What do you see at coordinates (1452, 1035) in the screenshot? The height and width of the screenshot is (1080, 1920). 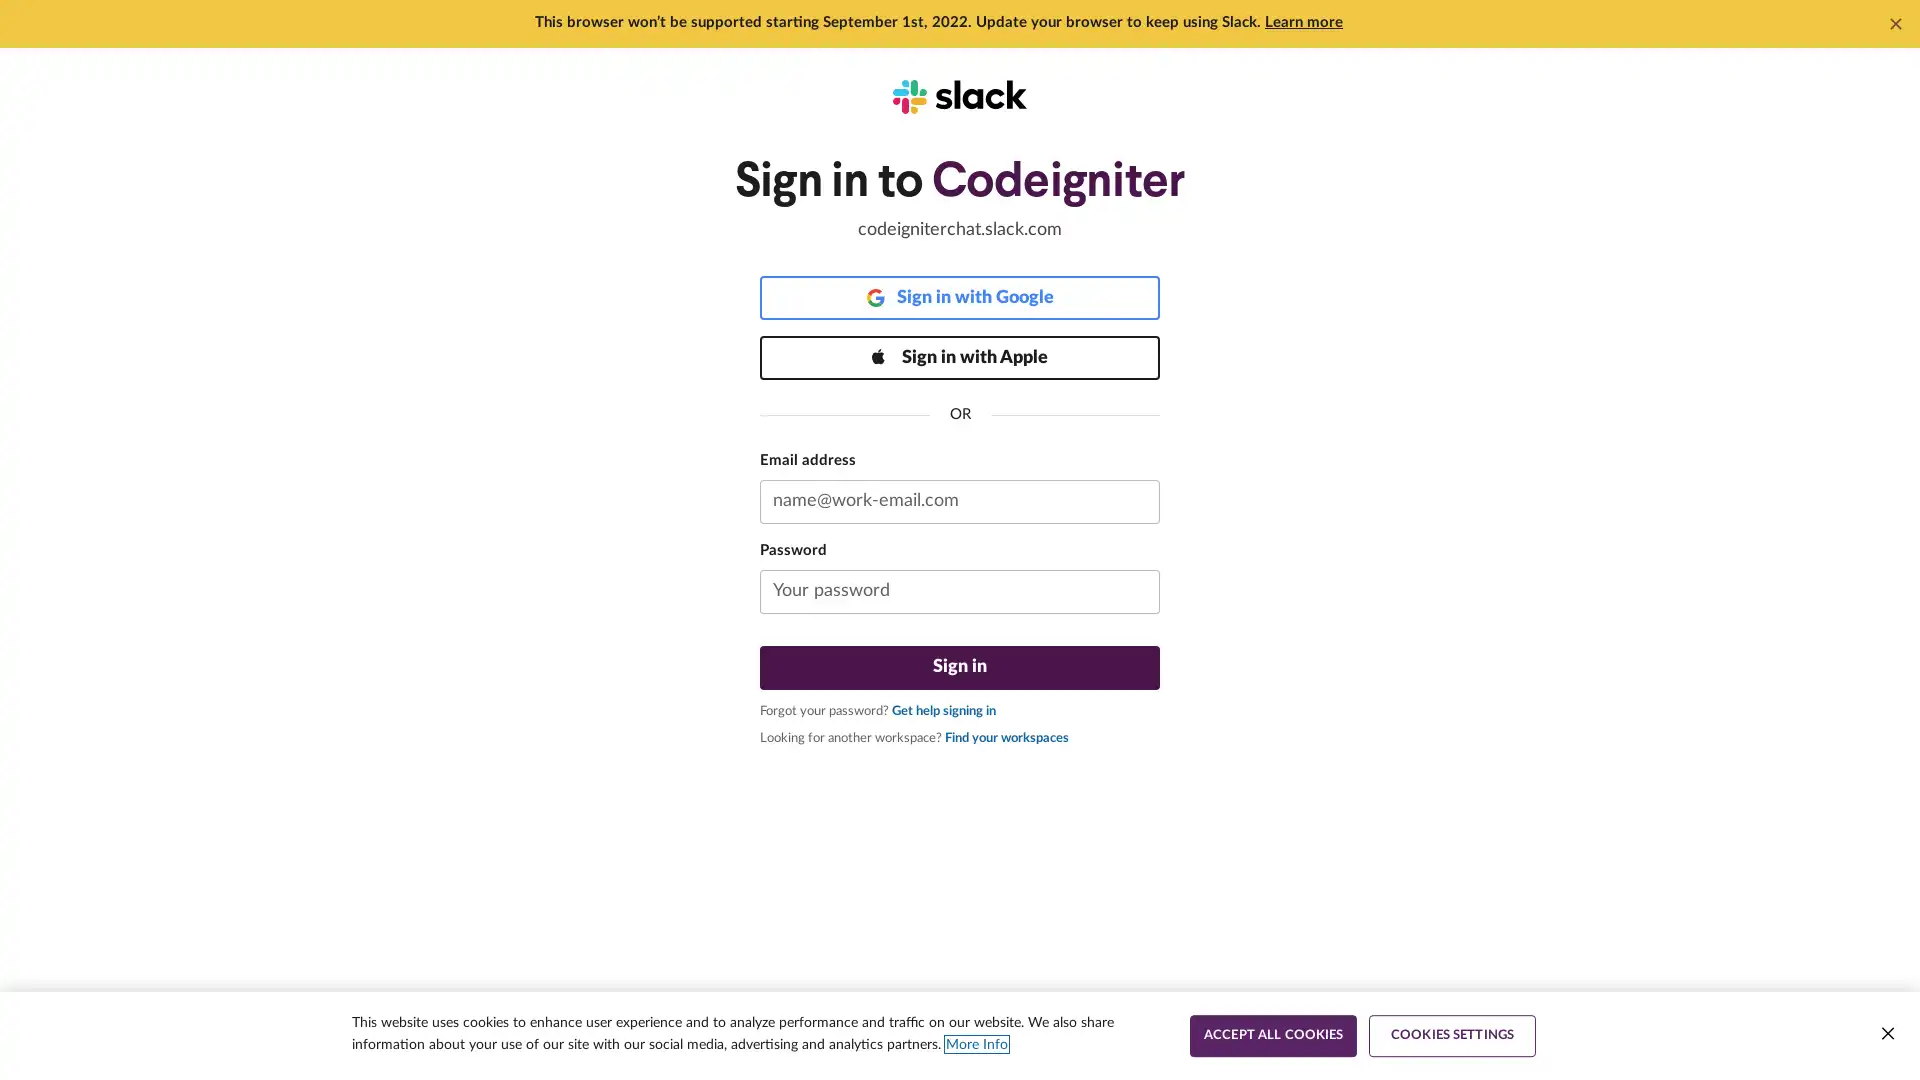 I see `COOKIES SETTINGS` at bounding box center [1452, 1035].